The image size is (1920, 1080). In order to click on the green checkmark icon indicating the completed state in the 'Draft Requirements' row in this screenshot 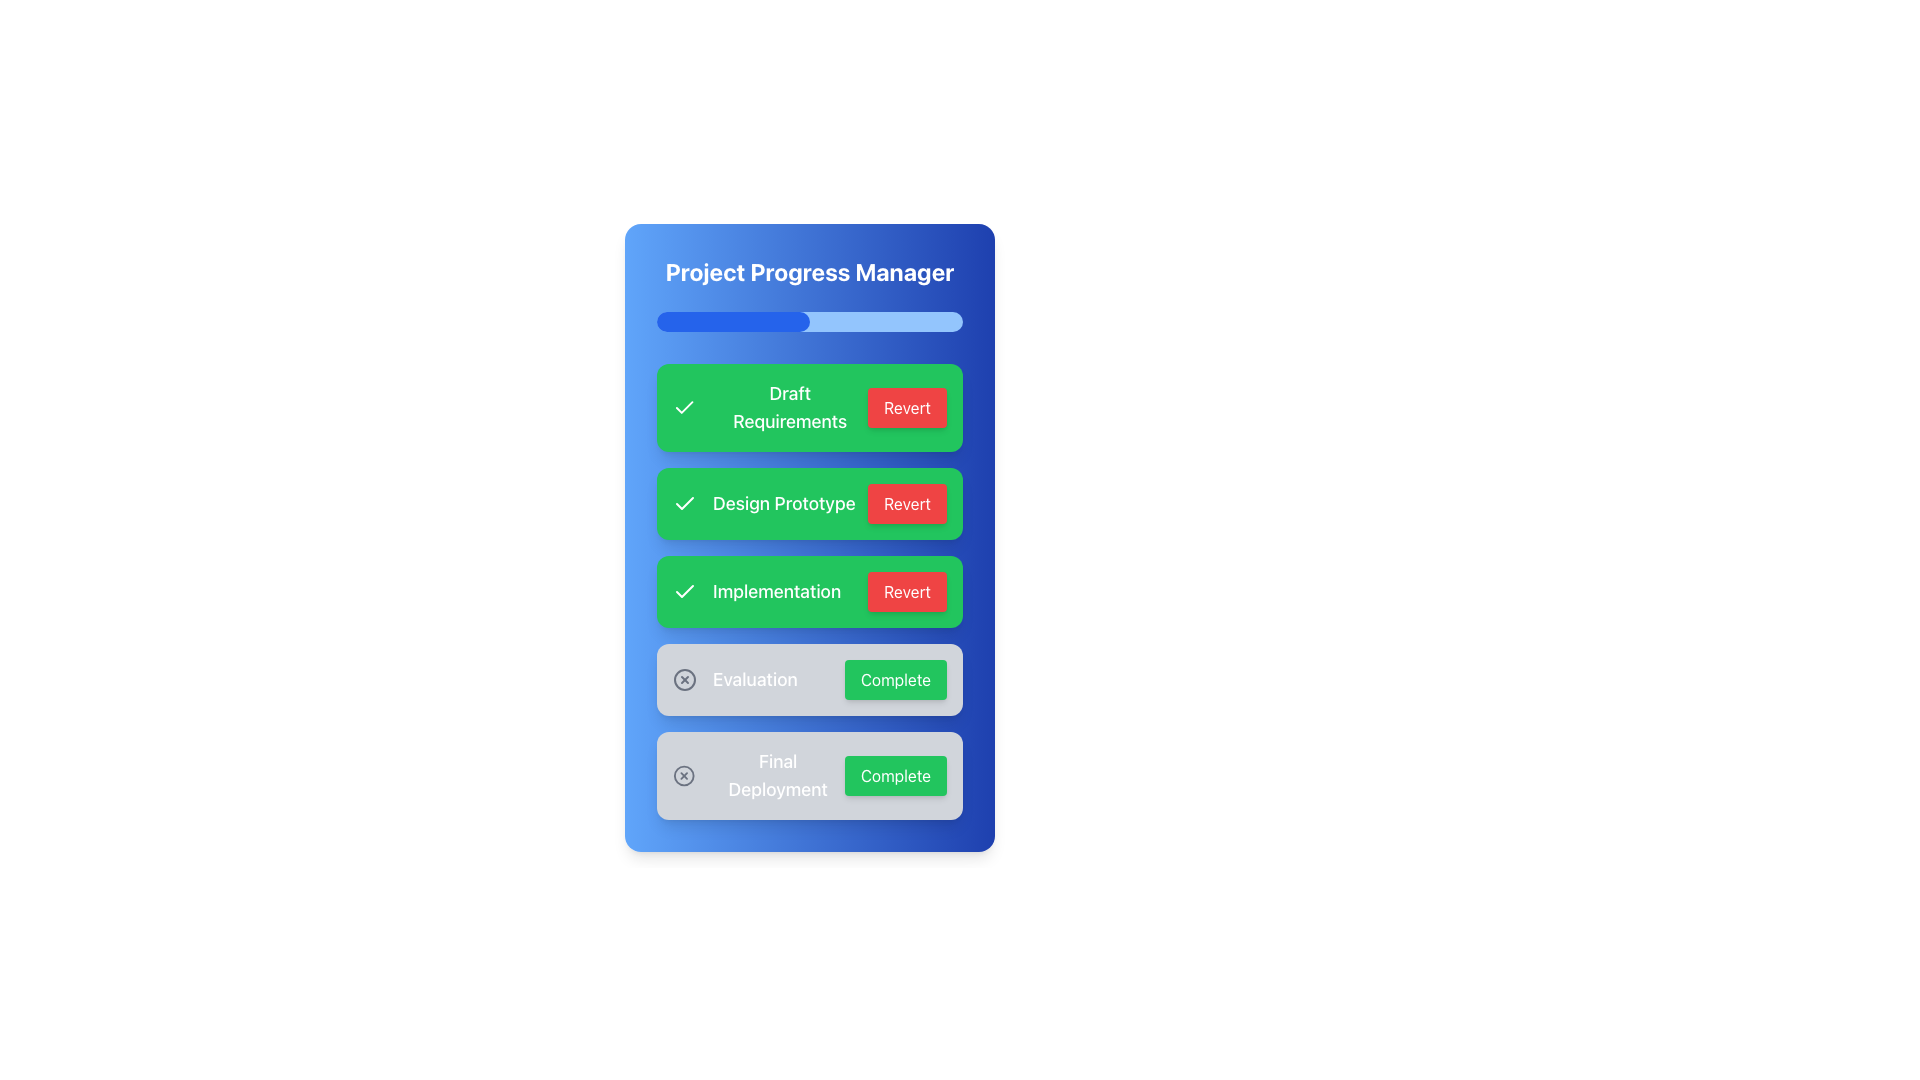, I will do `click(684, 407)`.